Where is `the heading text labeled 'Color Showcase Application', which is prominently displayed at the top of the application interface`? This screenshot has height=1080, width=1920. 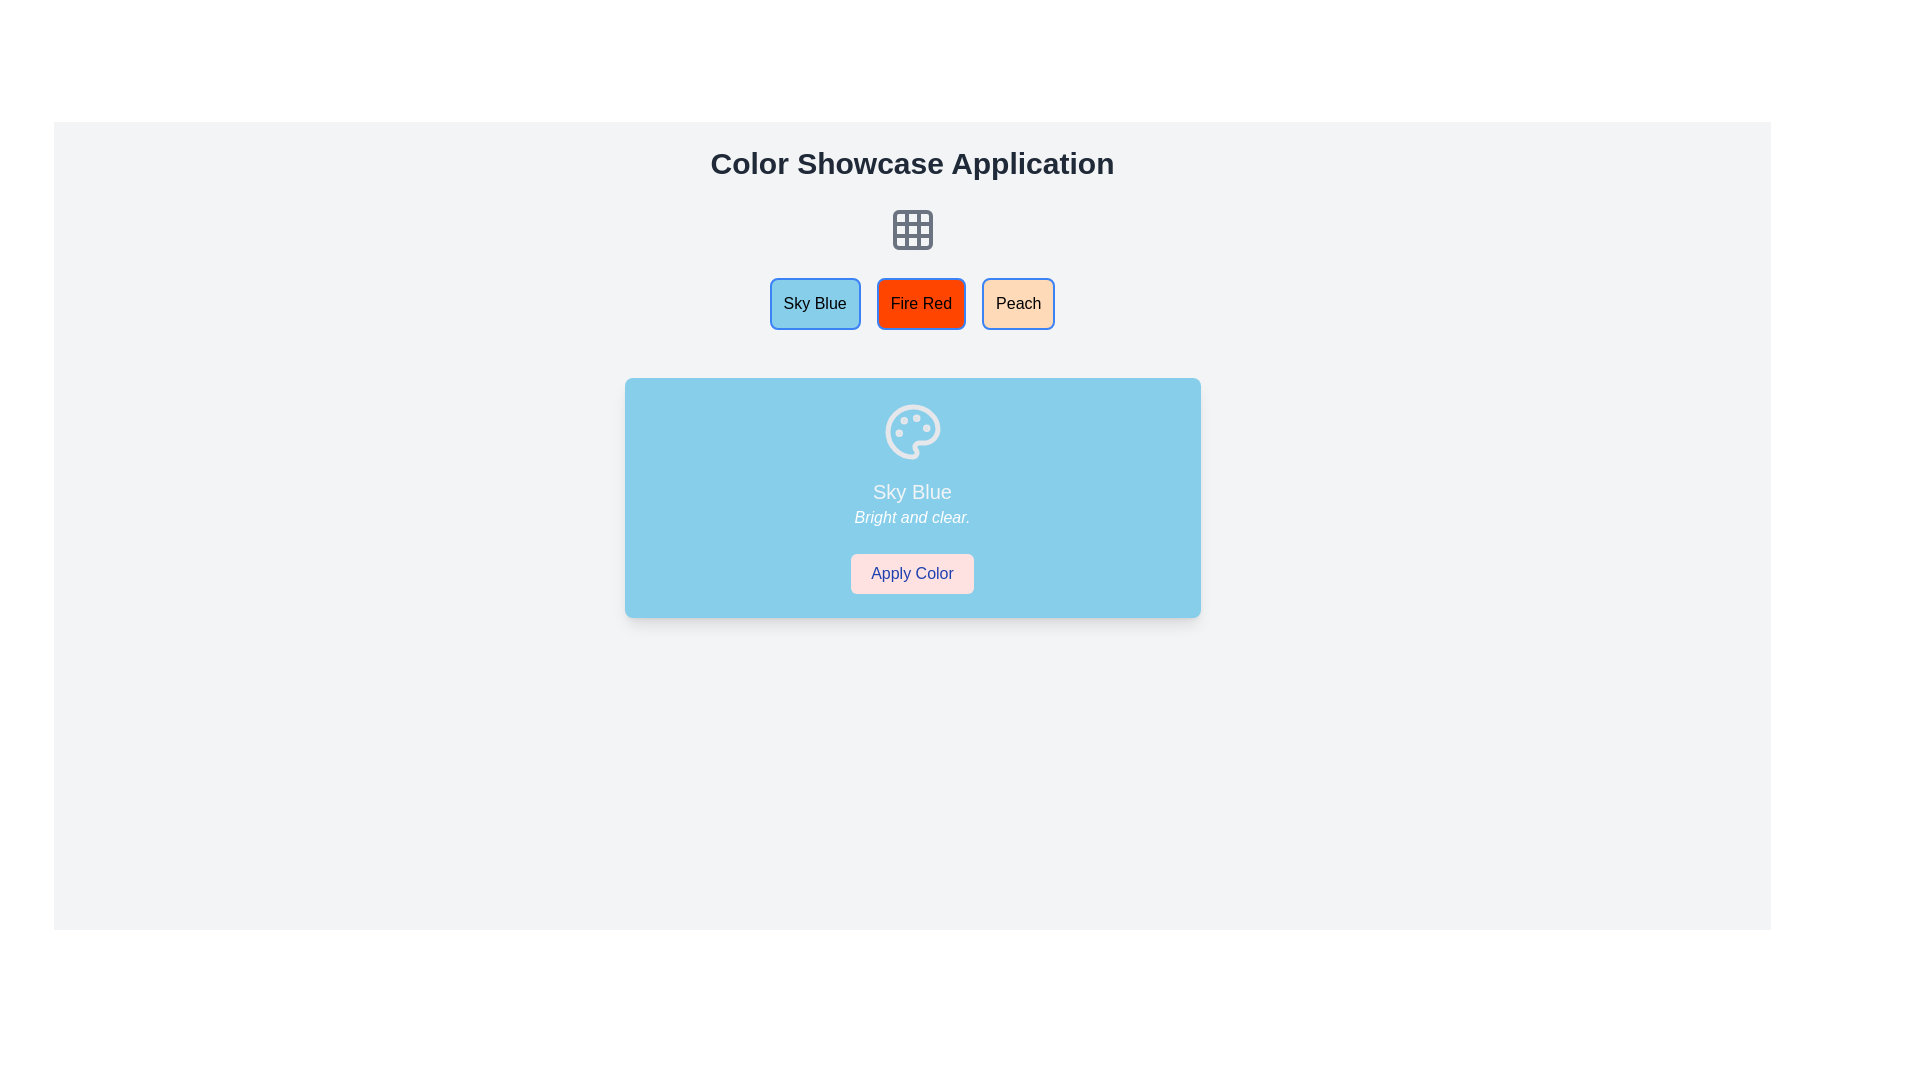
the heading text labeled 'Color Showcase Application', which is prominently displayed at the top of the application interface is located at coordinates (911, 163).